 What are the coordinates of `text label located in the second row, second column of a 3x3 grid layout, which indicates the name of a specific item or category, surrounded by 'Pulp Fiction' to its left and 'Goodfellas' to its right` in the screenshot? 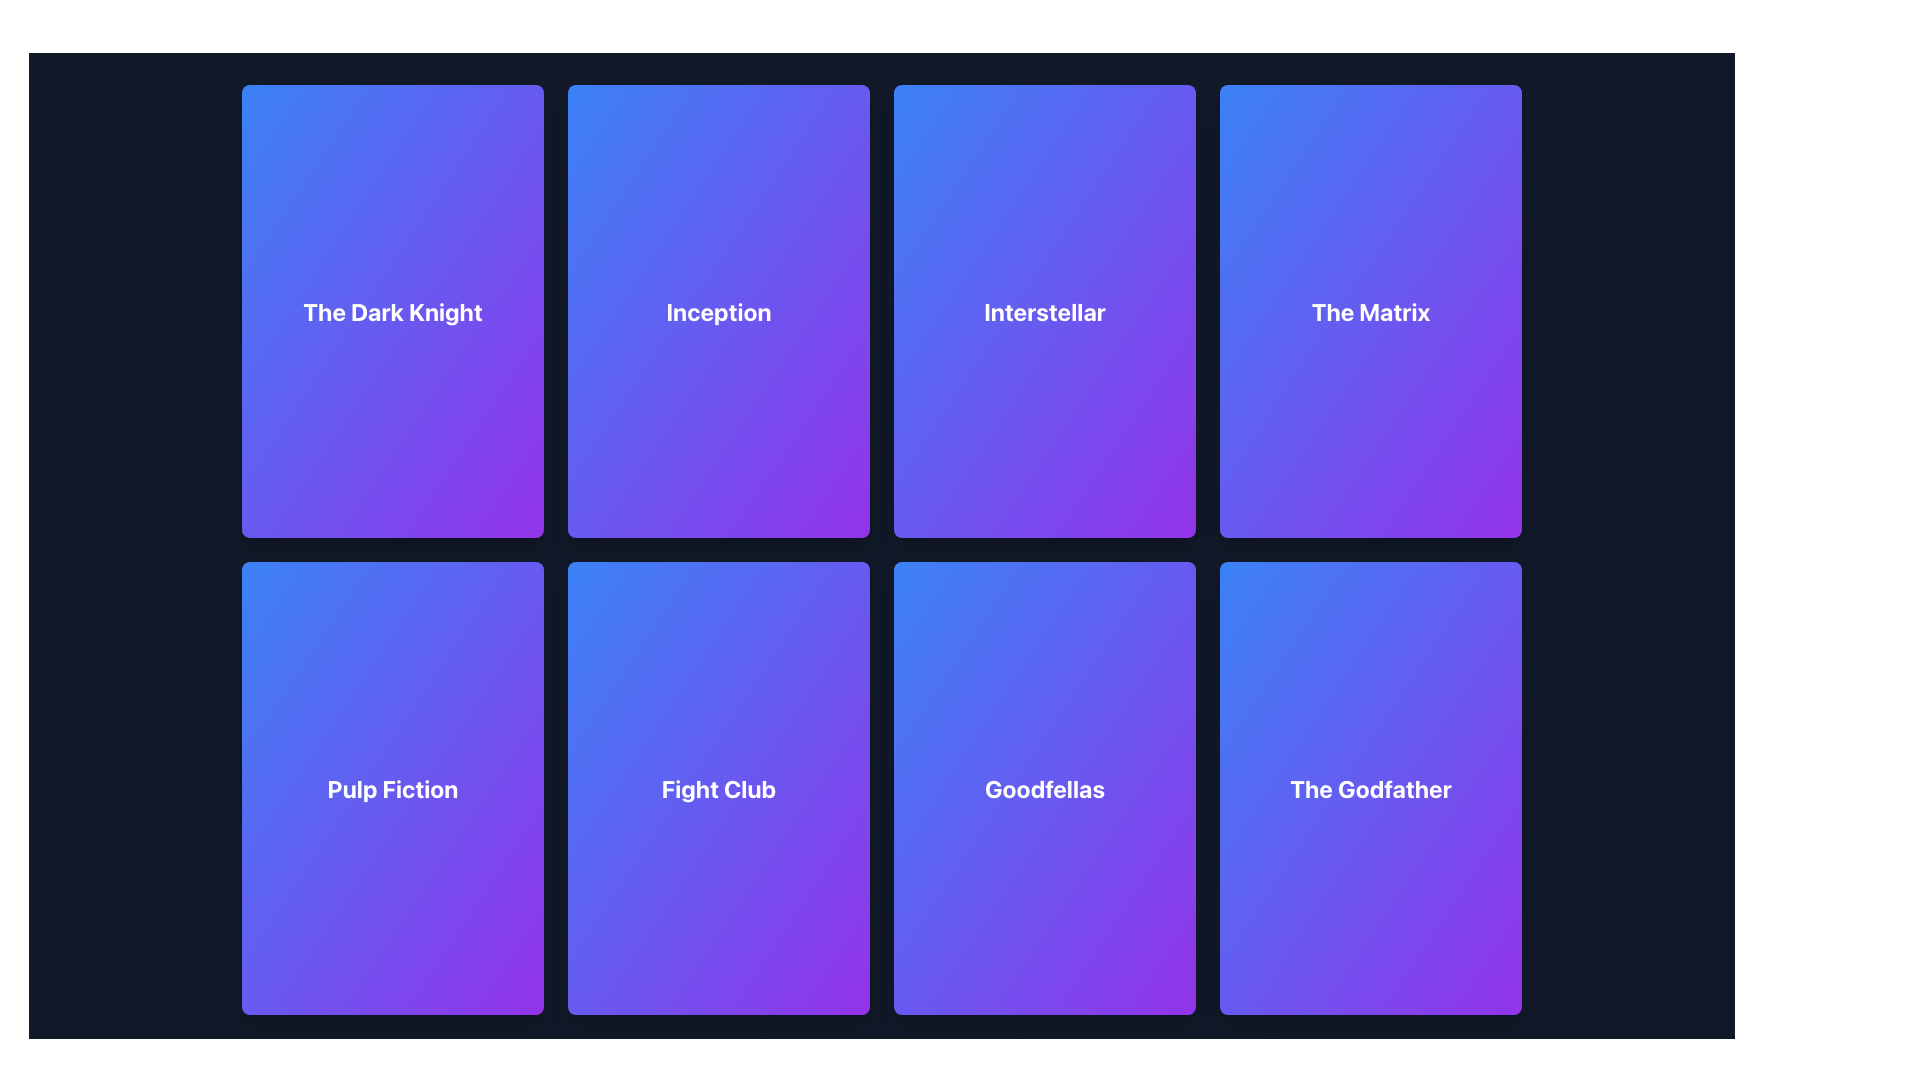 It's located at (719, 787).